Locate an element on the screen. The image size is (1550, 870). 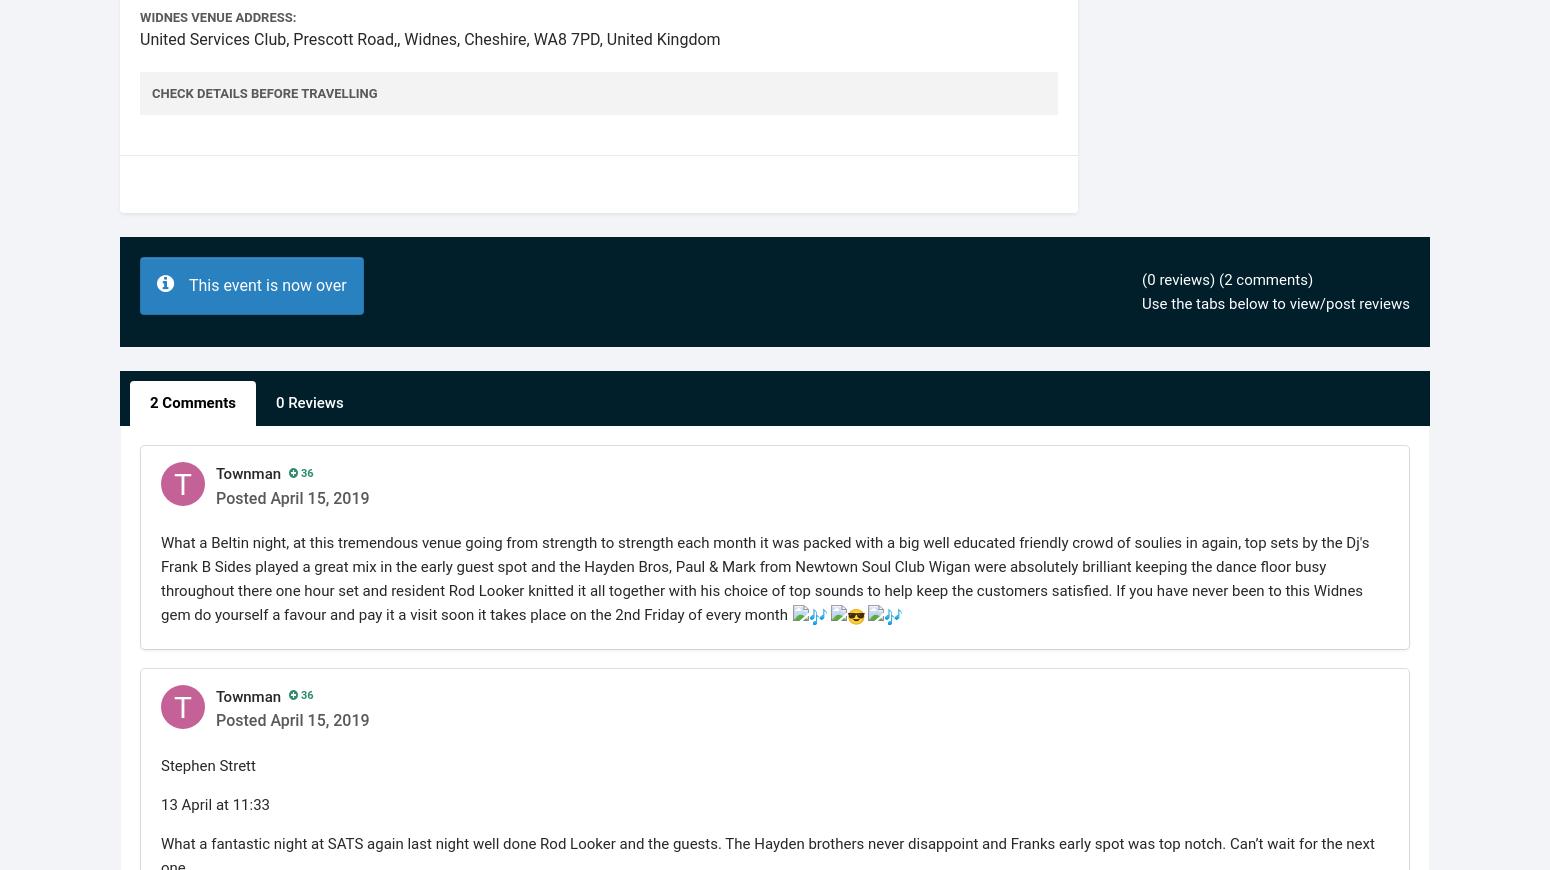
'0 Reviews' is located at coordinates (309, 402).